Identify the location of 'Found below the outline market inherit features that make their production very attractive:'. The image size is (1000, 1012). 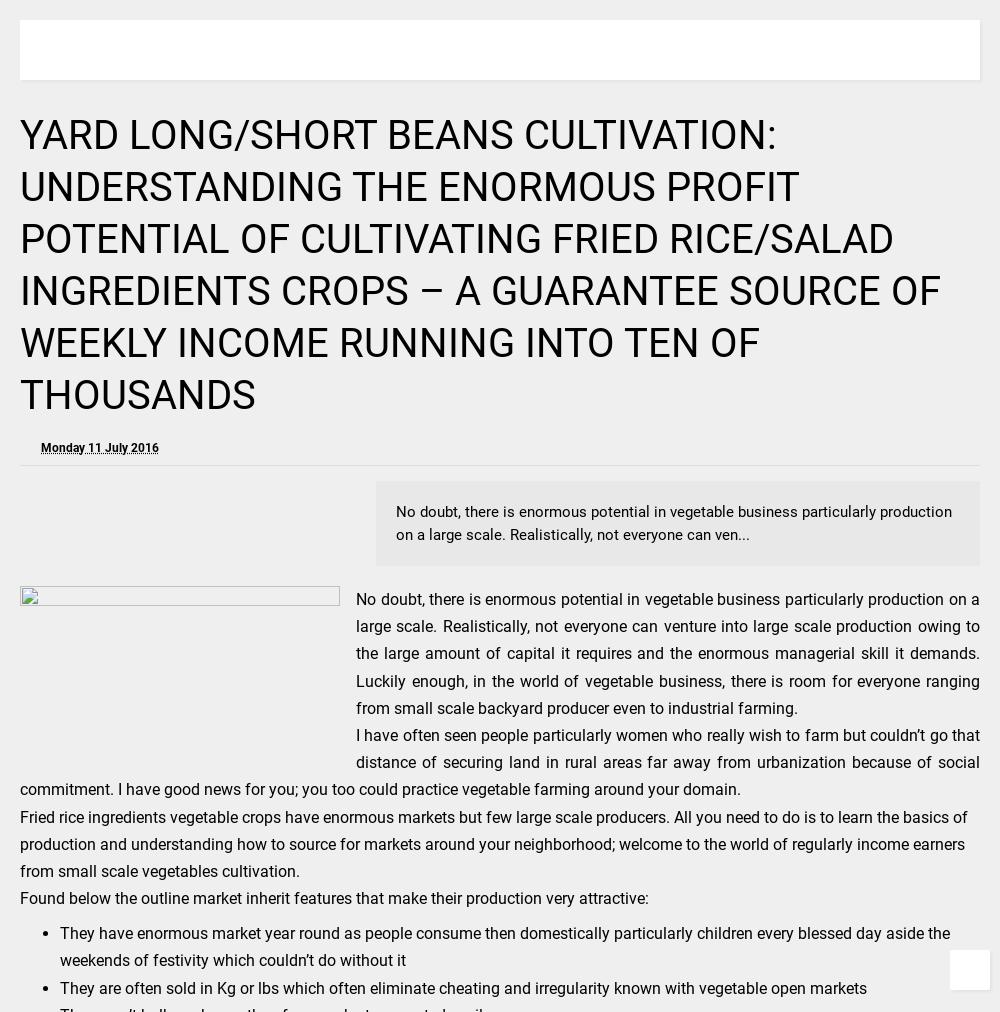
(333, 898).